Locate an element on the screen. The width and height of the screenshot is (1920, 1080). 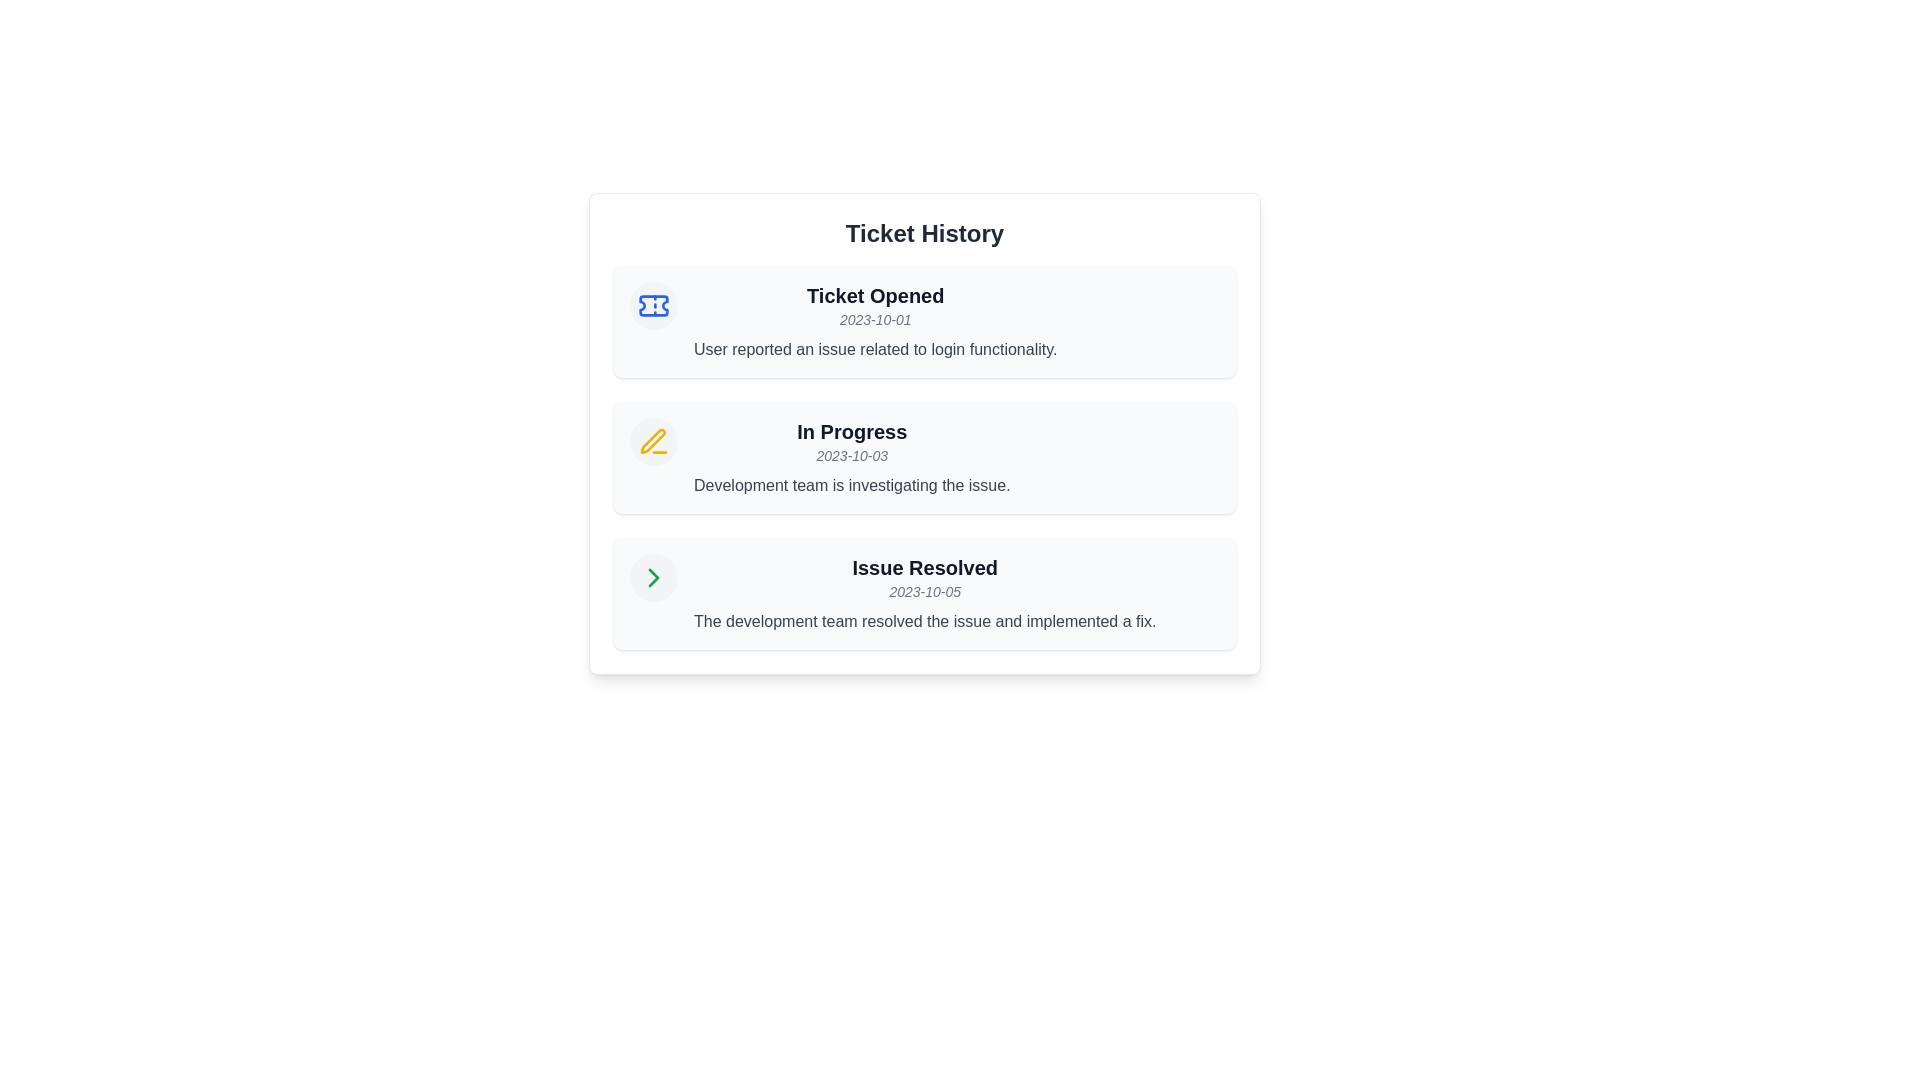
text content of the 'Ticket Opened' block, which includes the title, date, and description of the ticket issue is located at coordinates (875, 320).